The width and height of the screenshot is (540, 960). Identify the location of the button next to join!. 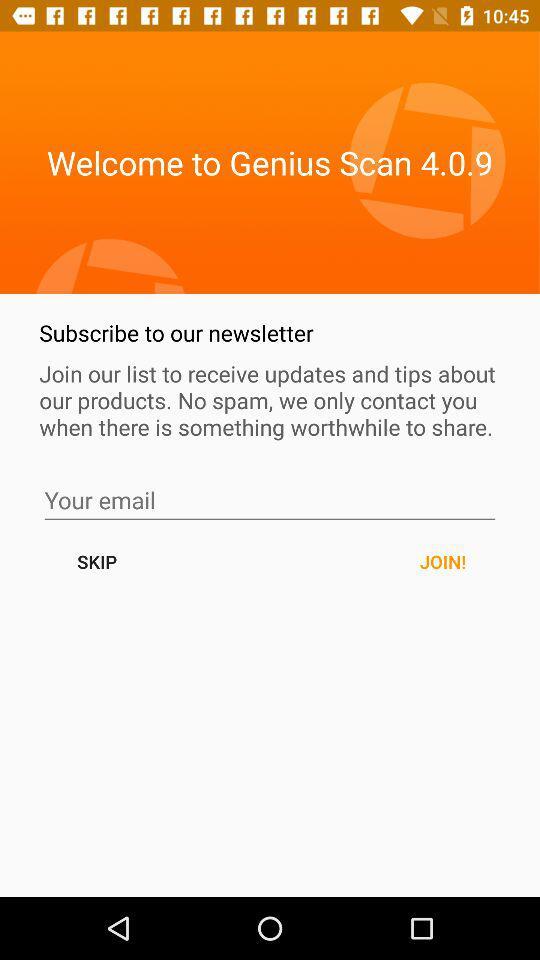
(96, 561).